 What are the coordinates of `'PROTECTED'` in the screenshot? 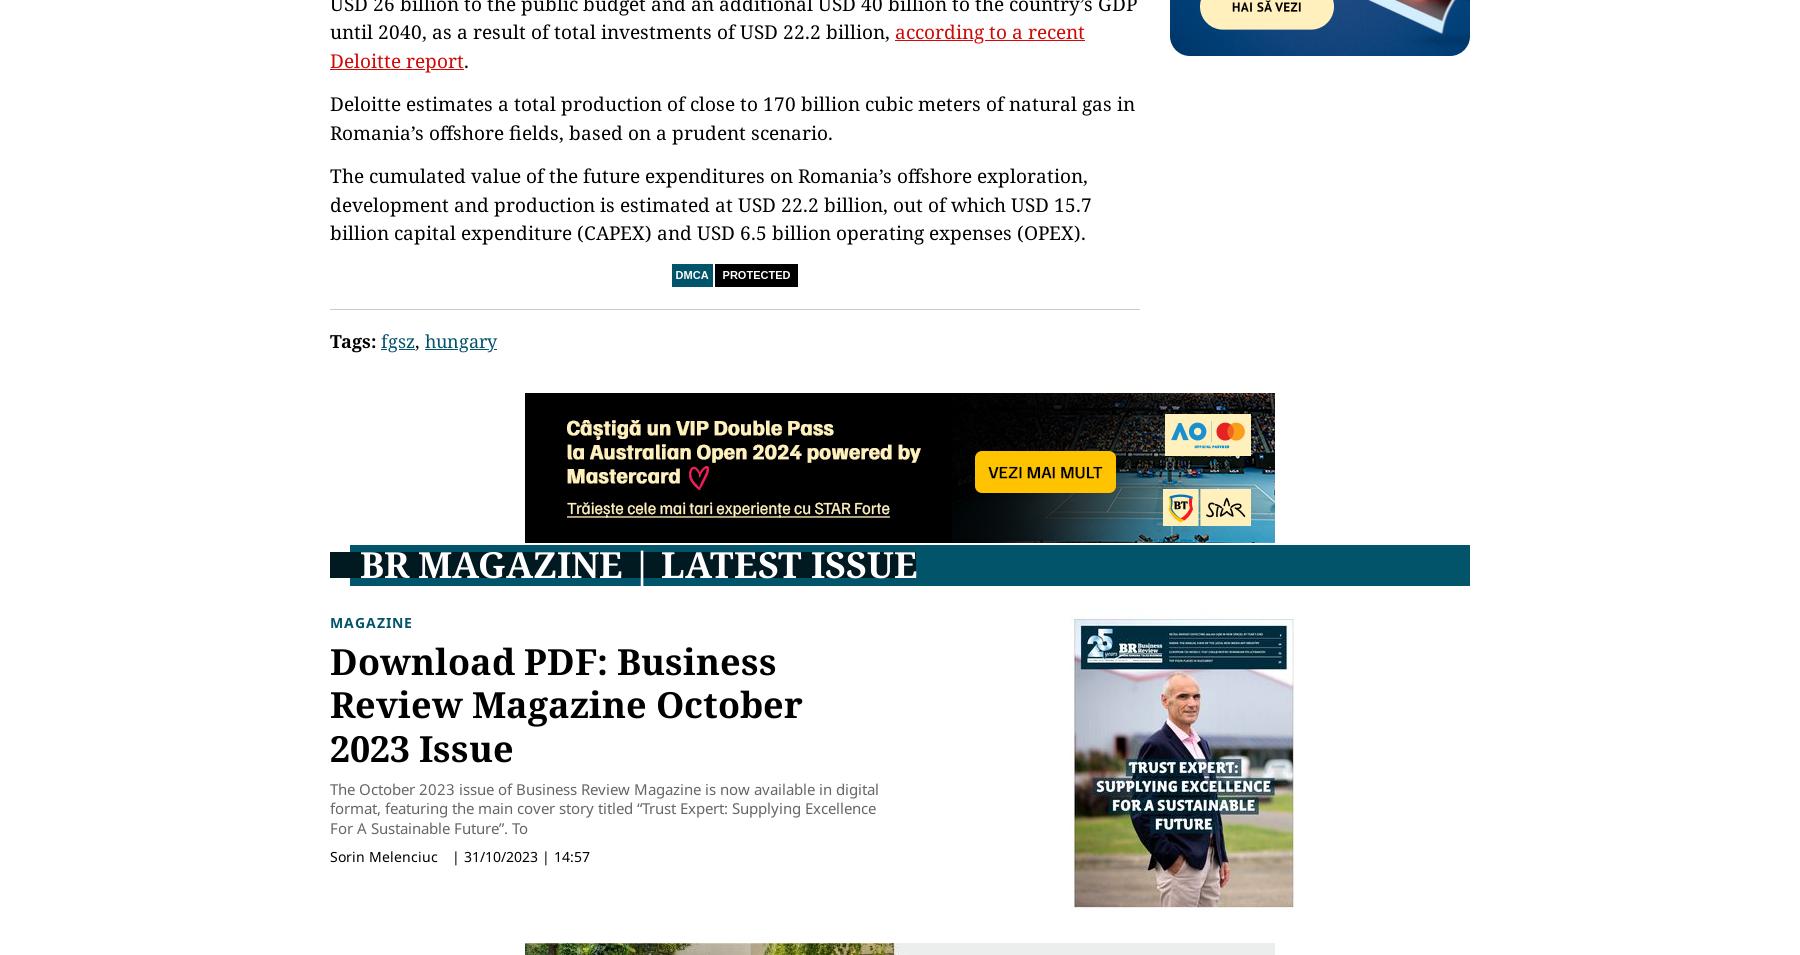 It's located at (755, 275).